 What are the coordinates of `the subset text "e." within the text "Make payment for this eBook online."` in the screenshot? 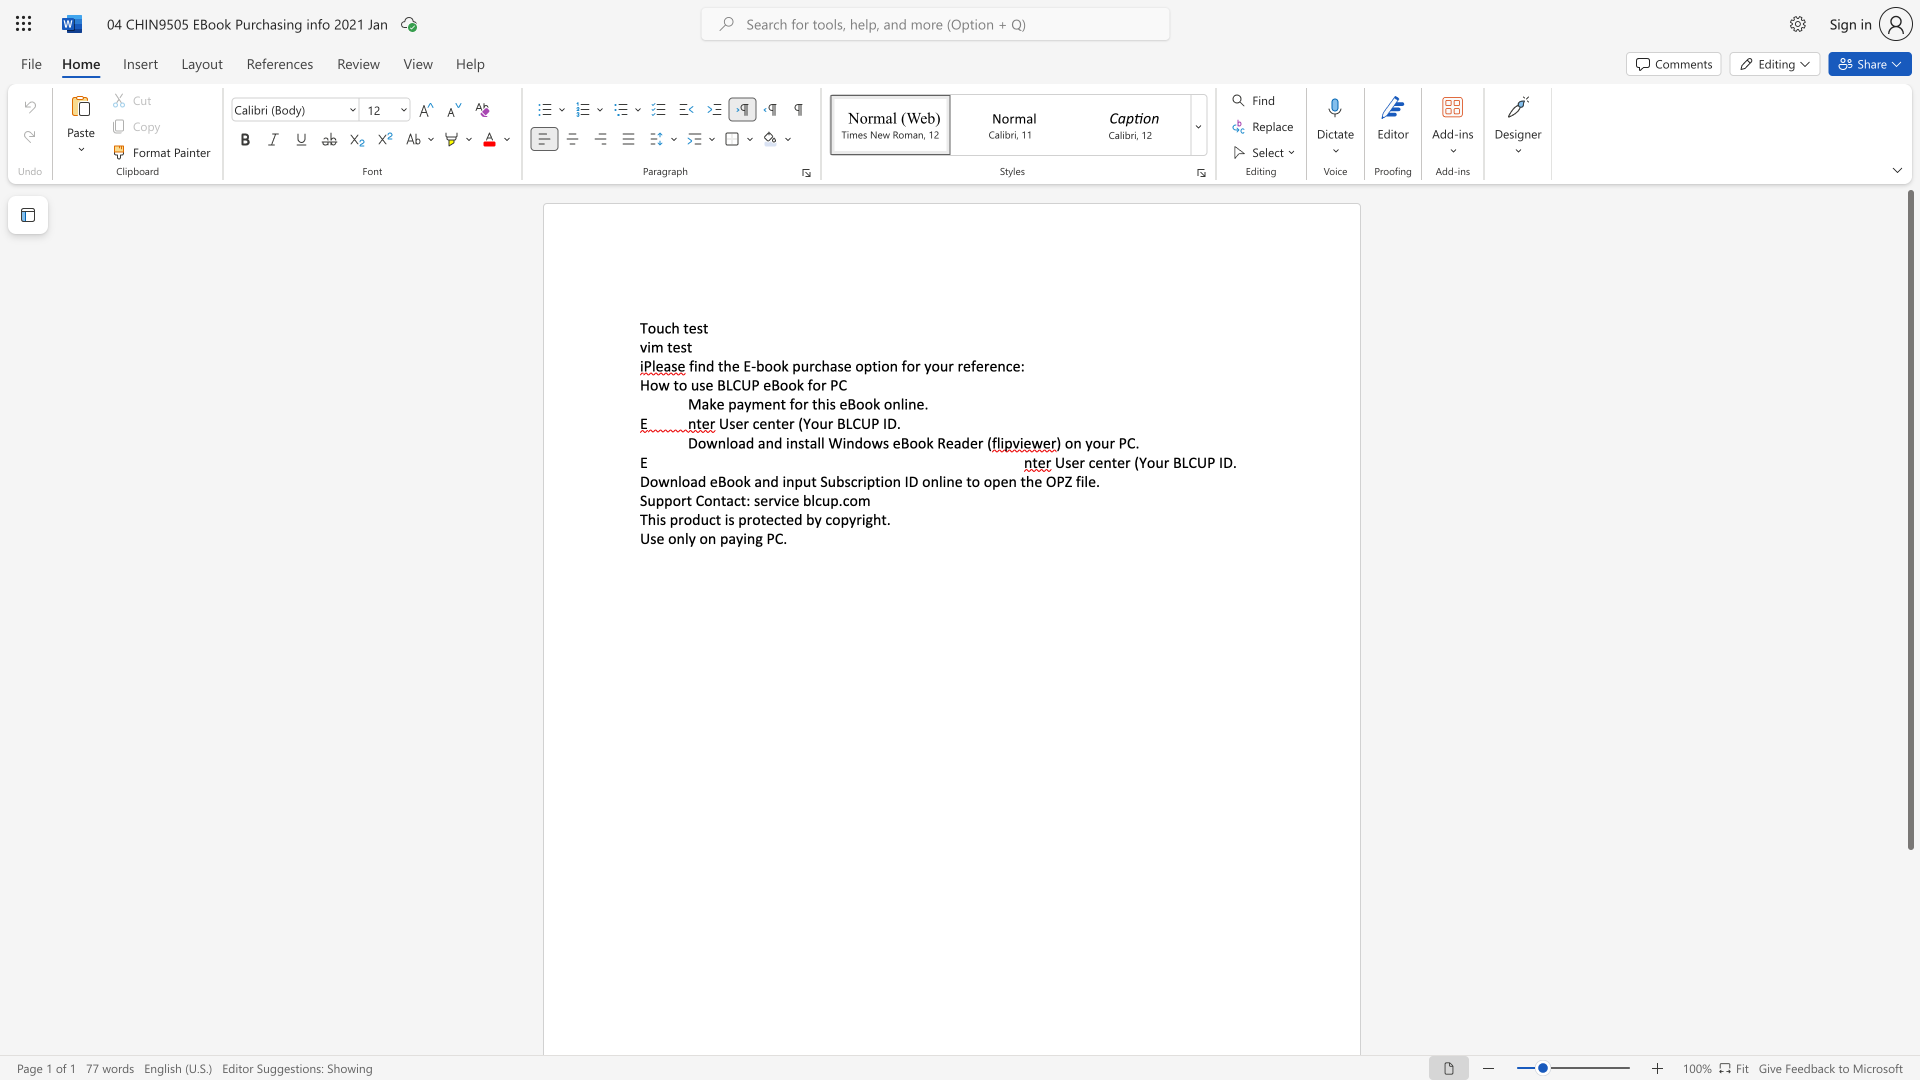 It's located at (915, 404).